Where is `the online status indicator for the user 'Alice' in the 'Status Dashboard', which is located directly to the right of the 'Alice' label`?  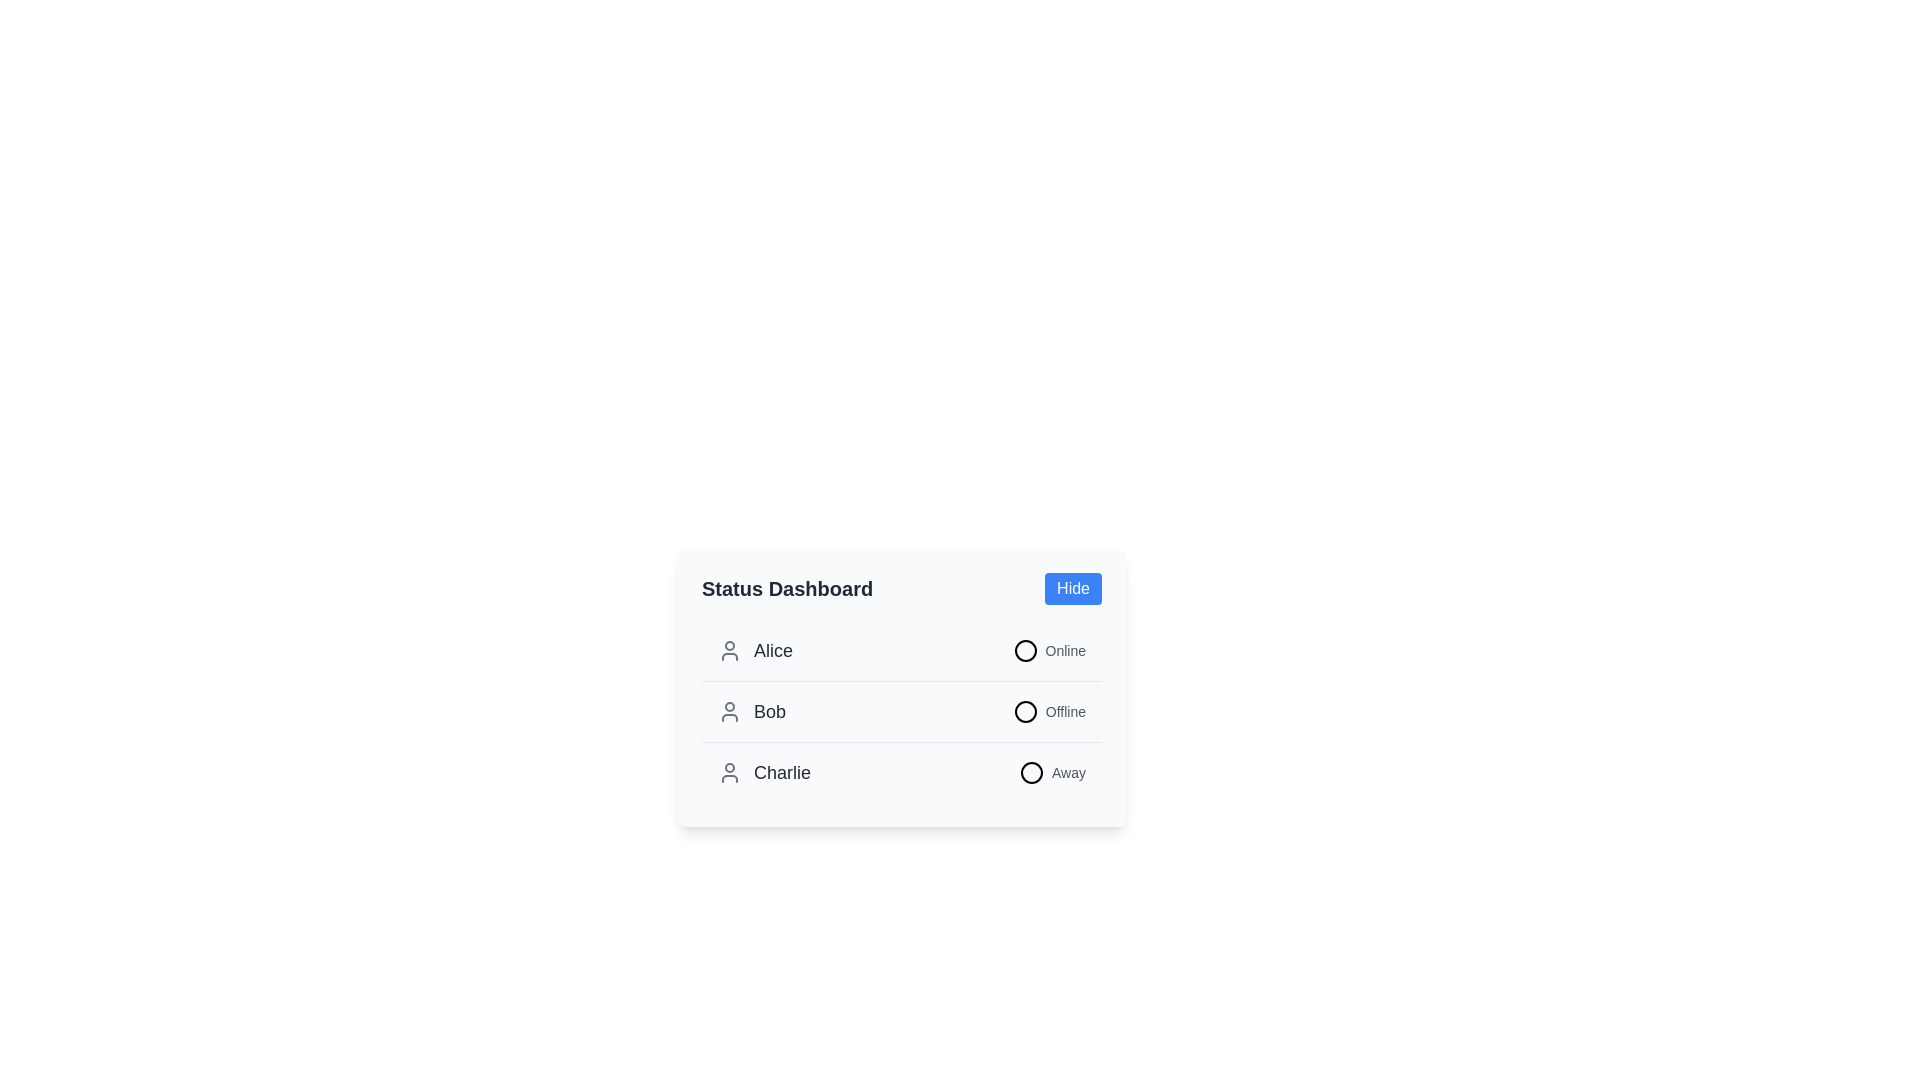 the online status indicator for the user 'Alice' in the 'Status Dashboard', which is located directly to the right of the 'Alice' label is located at coordinates (1048, 651).